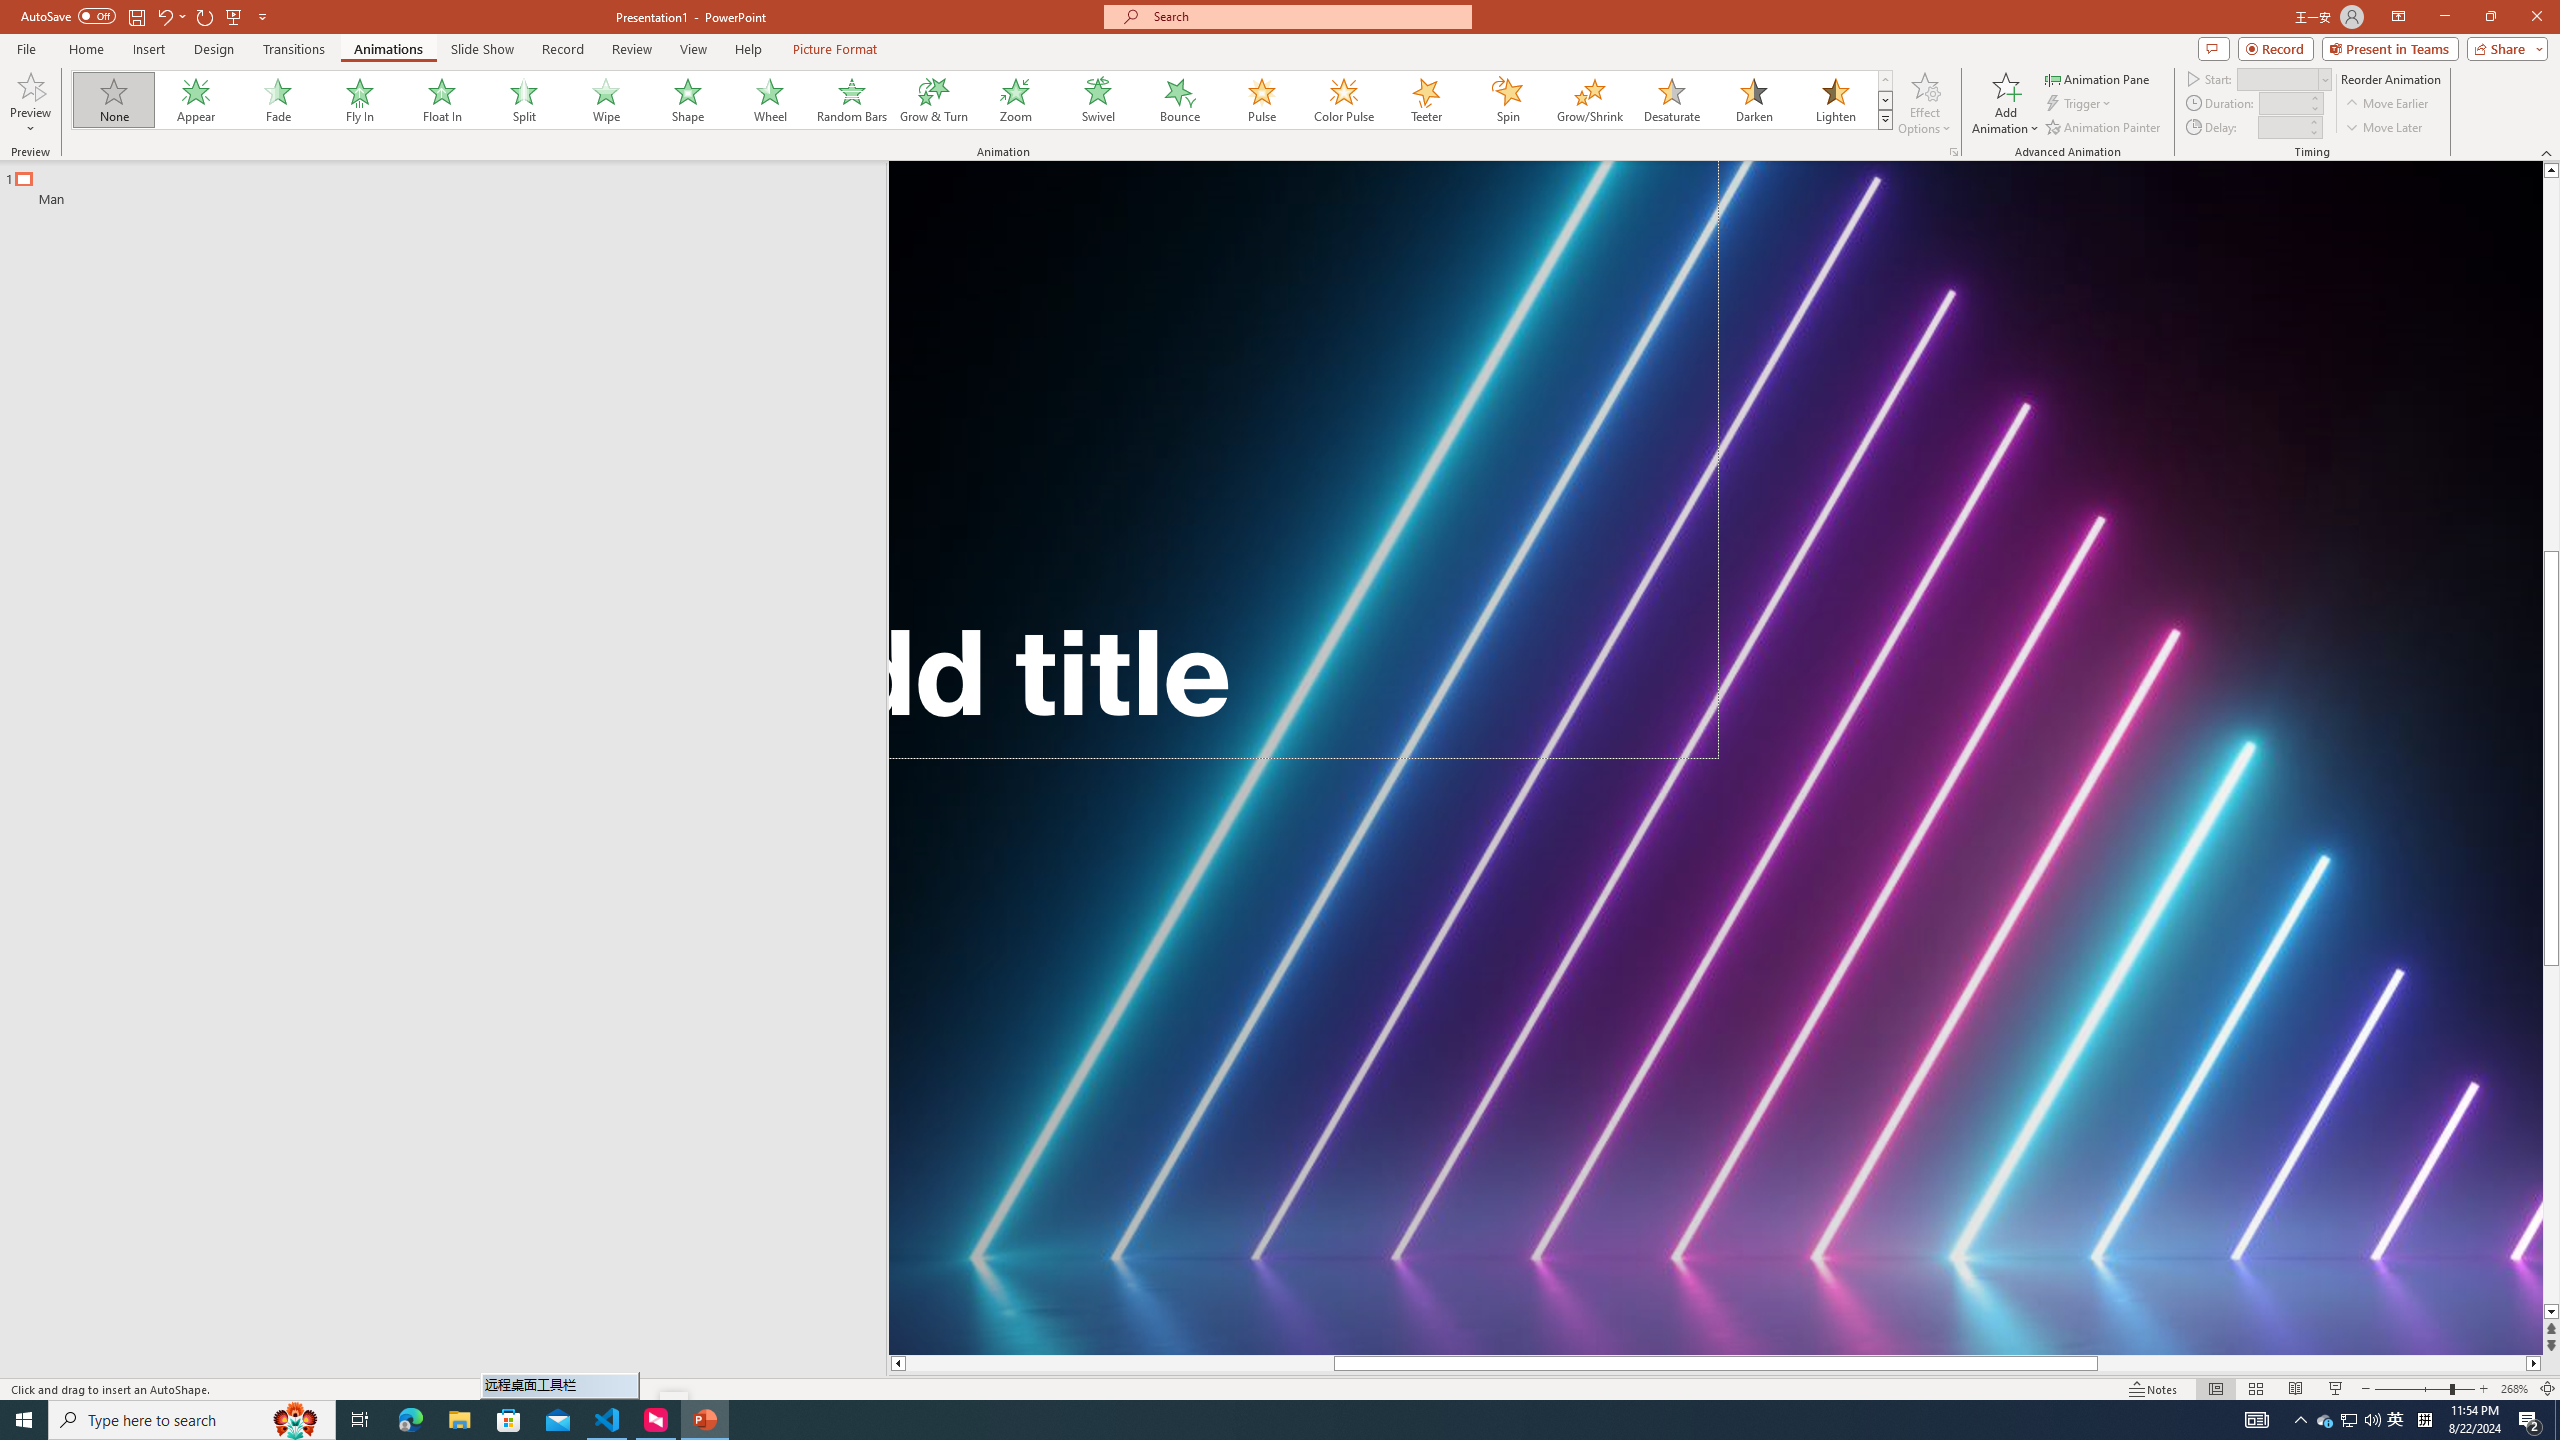 The image size is (2560, 1440). Describe the element at coordinates (1179, 99) in the screenshot. I see `'Bounce'` at that location.